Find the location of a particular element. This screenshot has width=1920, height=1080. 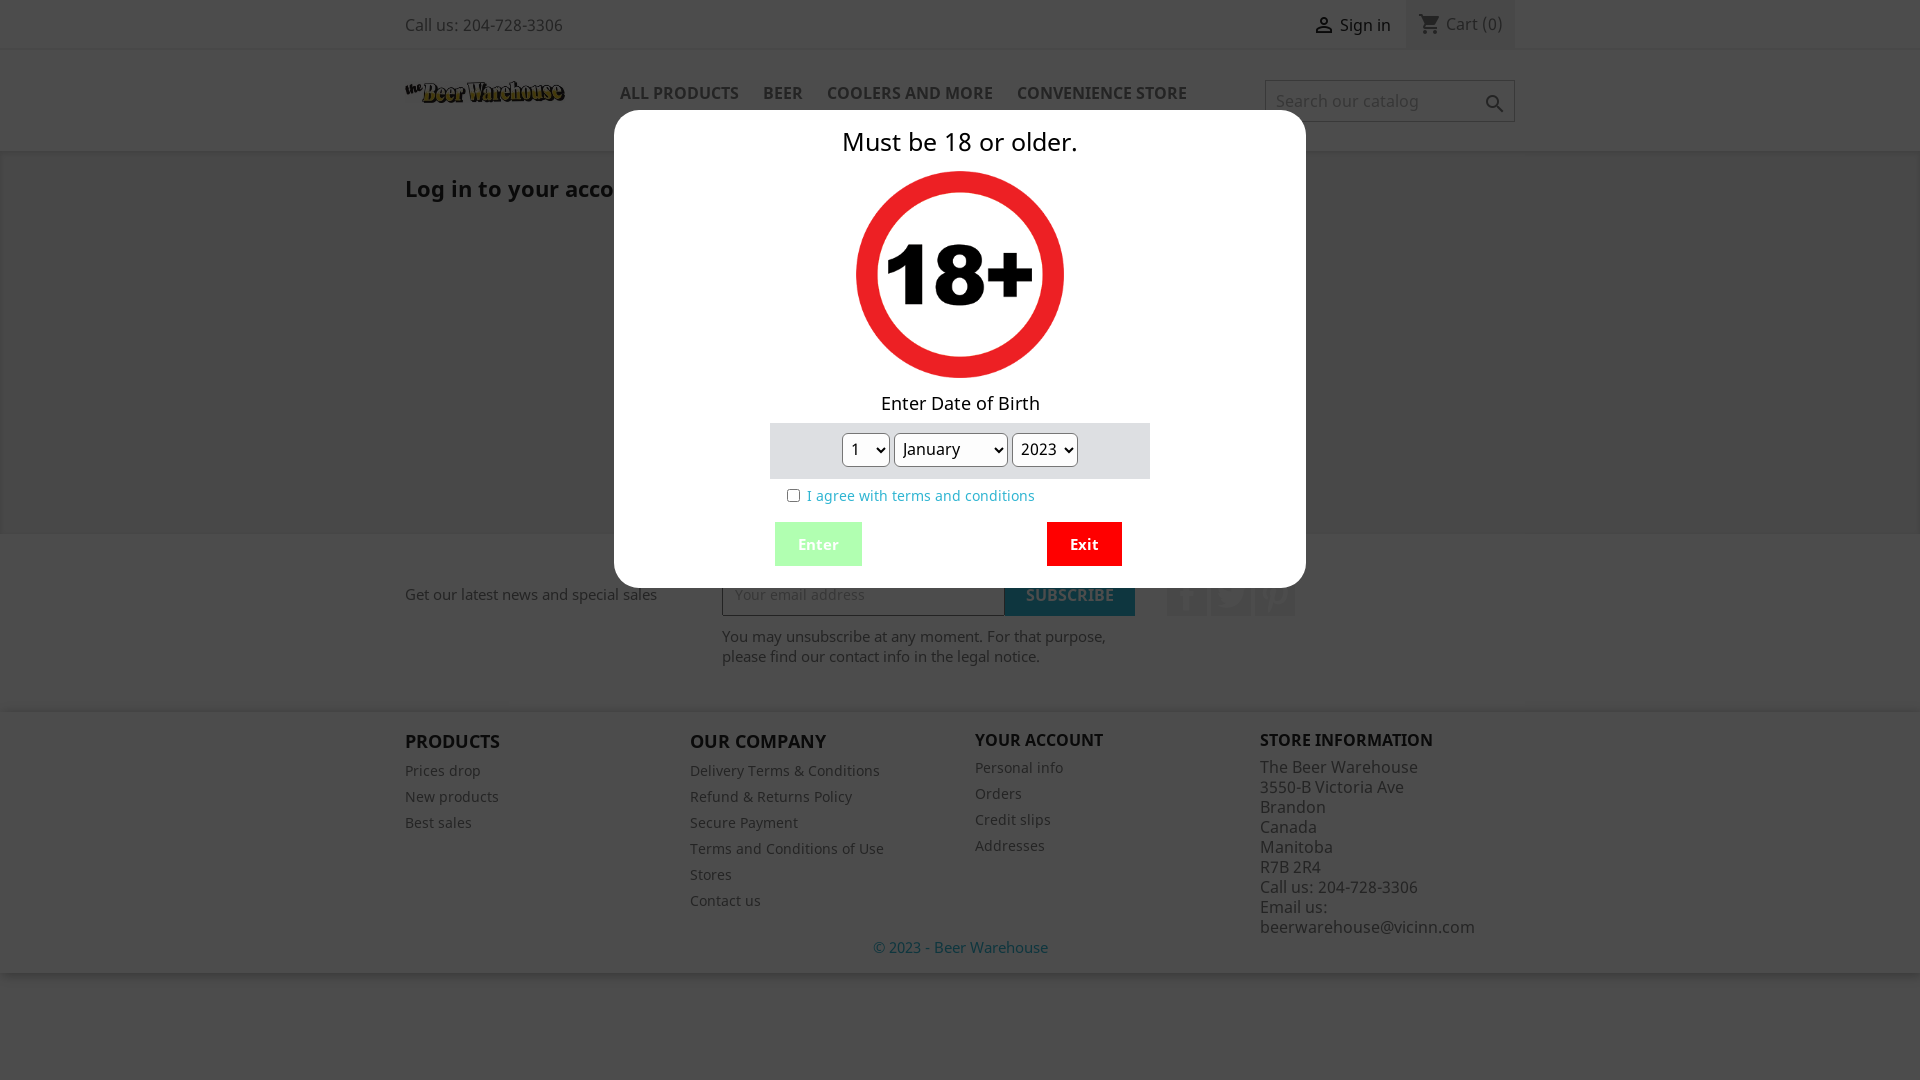

'YOUR ACCOUNT' is located at coordinates (974, 740).